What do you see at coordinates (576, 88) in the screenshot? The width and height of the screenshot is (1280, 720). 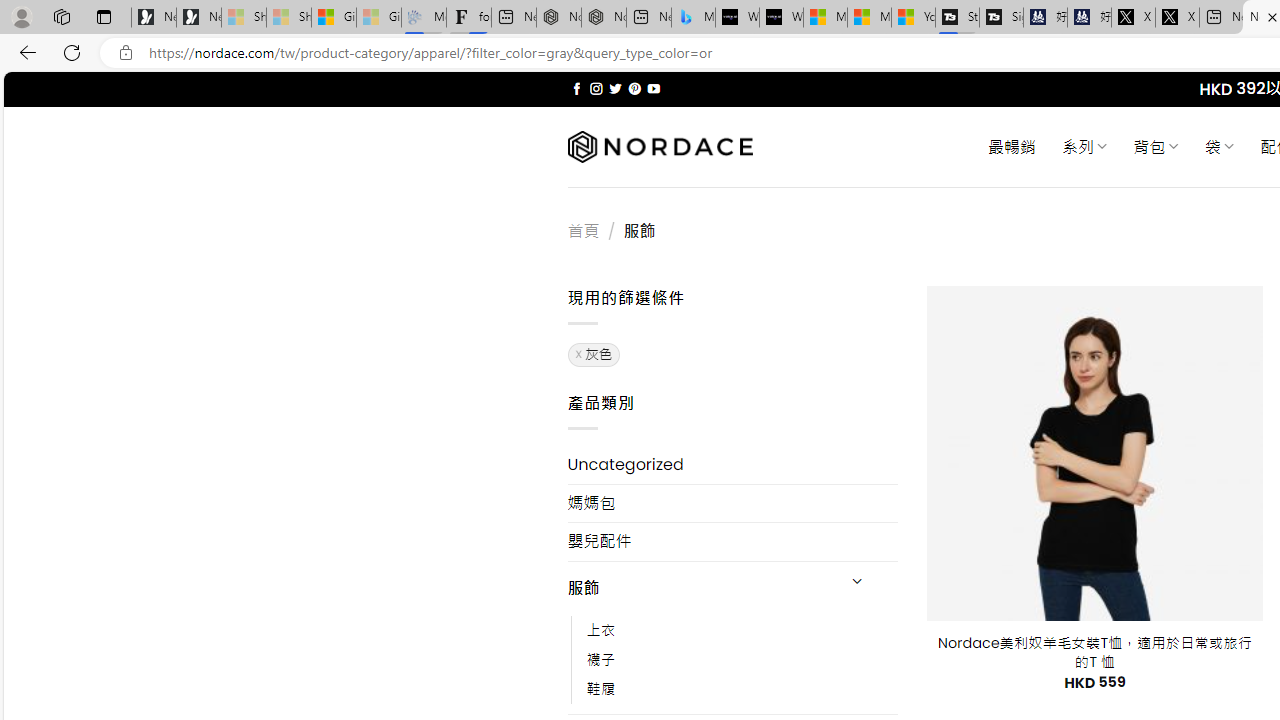 I see `'Follow on Facebook'` at bounding box center [576, 88].